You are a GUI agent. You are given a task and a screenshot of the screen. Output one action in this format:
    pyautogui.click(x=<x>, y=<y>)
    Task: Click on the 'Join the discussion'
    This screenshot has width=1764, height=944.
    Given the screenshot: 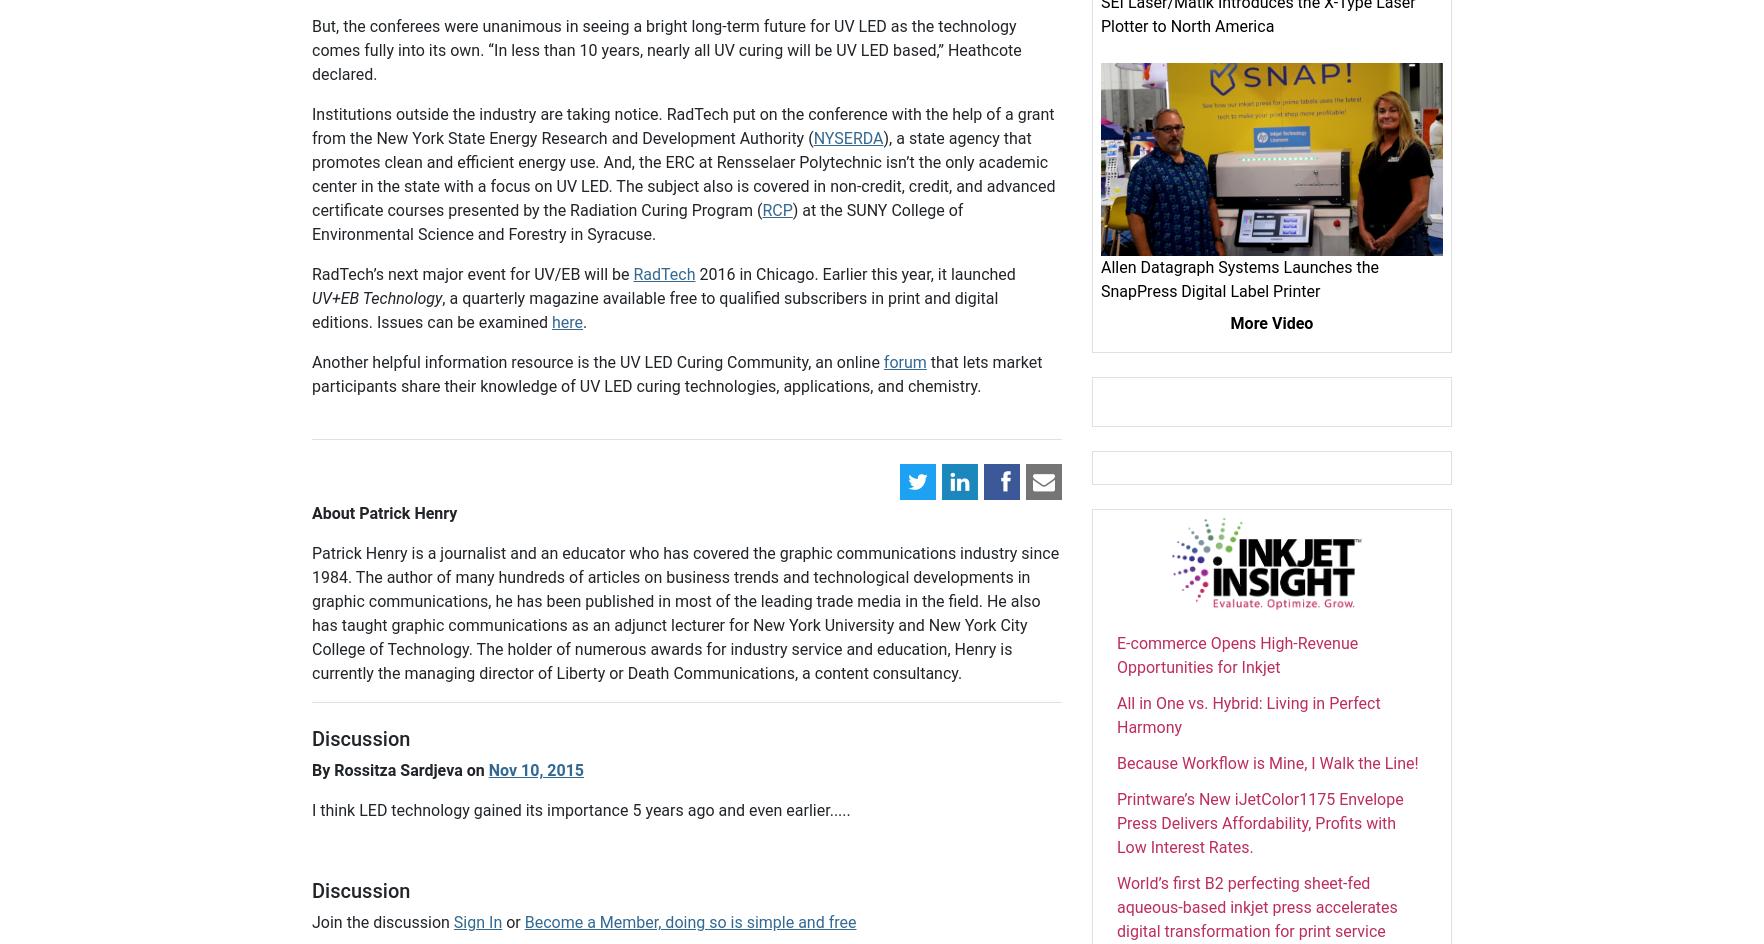 What is the action you would take?
    pyautogui.click(x=382, y=921)
    